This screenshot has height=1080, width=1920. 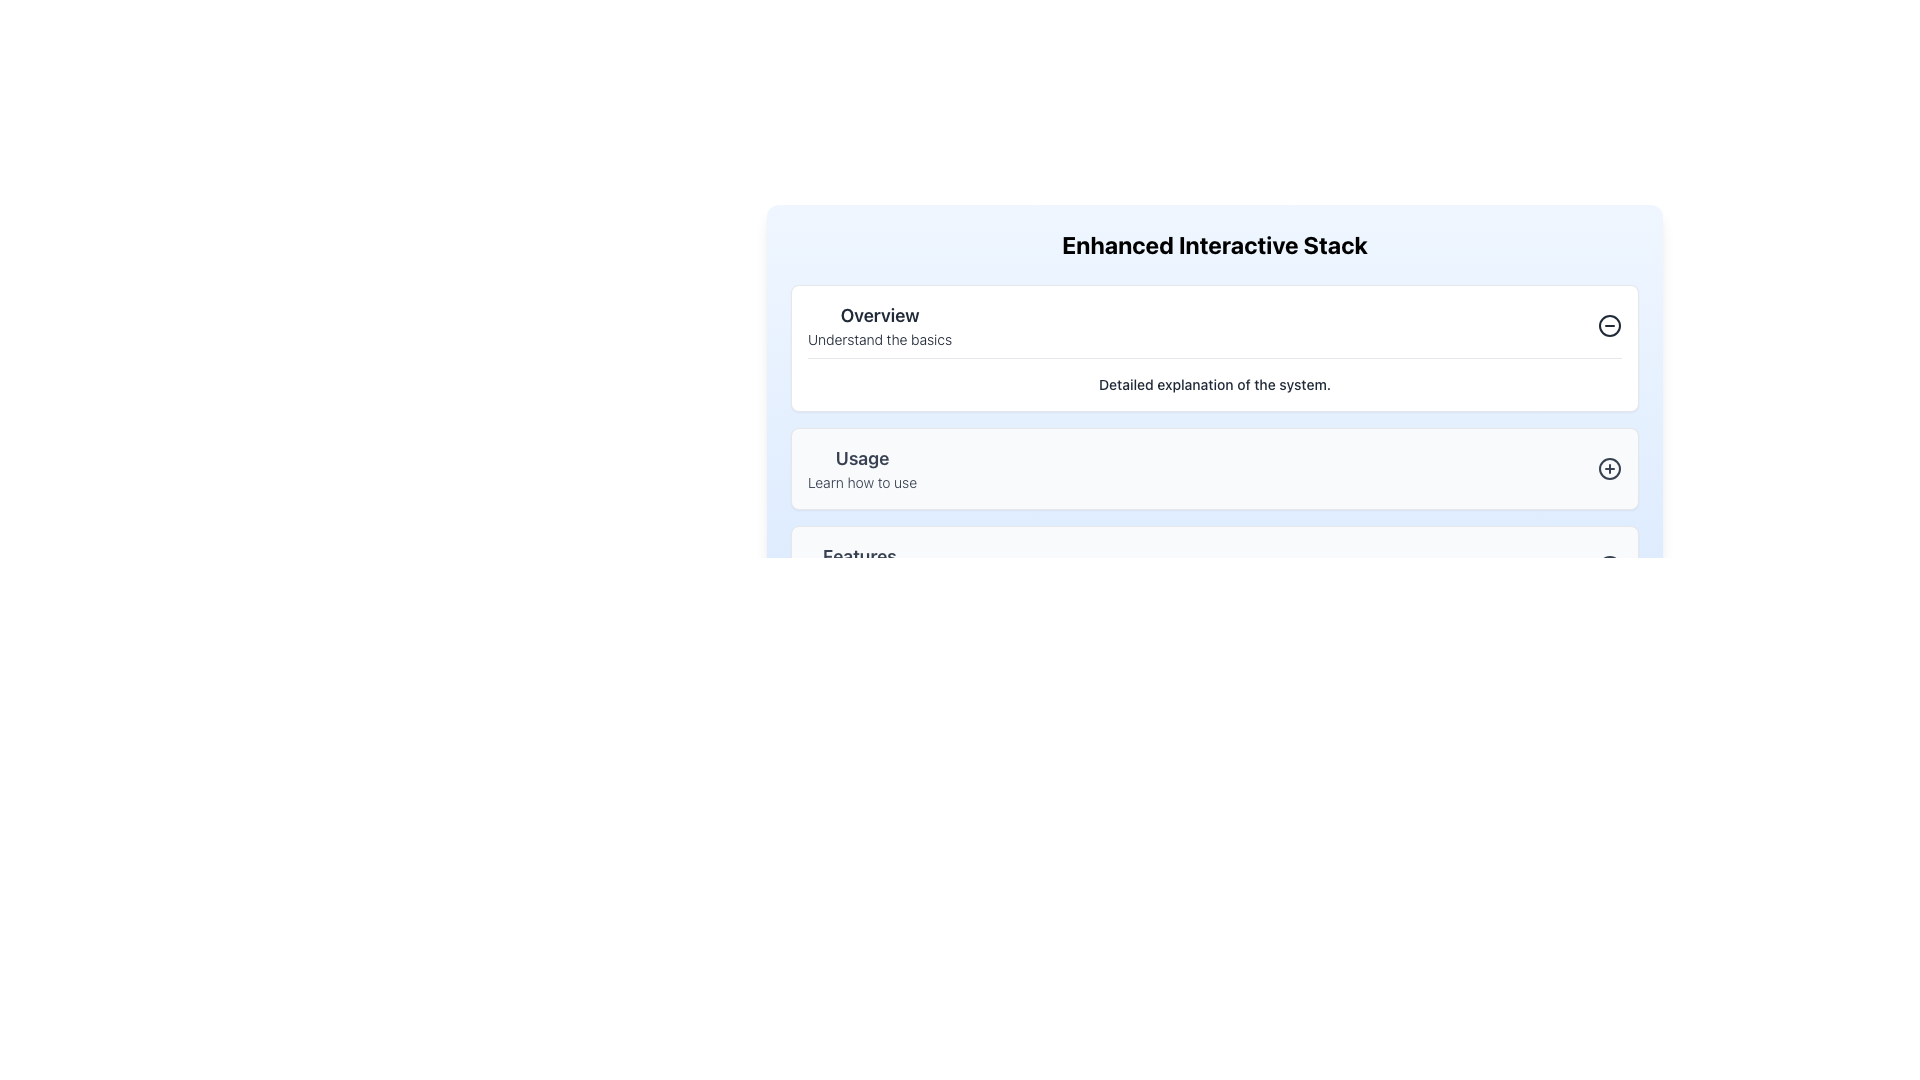 What do you see at coordinates (1609, 325) in the screenshot?
I see `the icon located at the rightmost part of the 'Overview' section` at bounding box center [1609, 325].